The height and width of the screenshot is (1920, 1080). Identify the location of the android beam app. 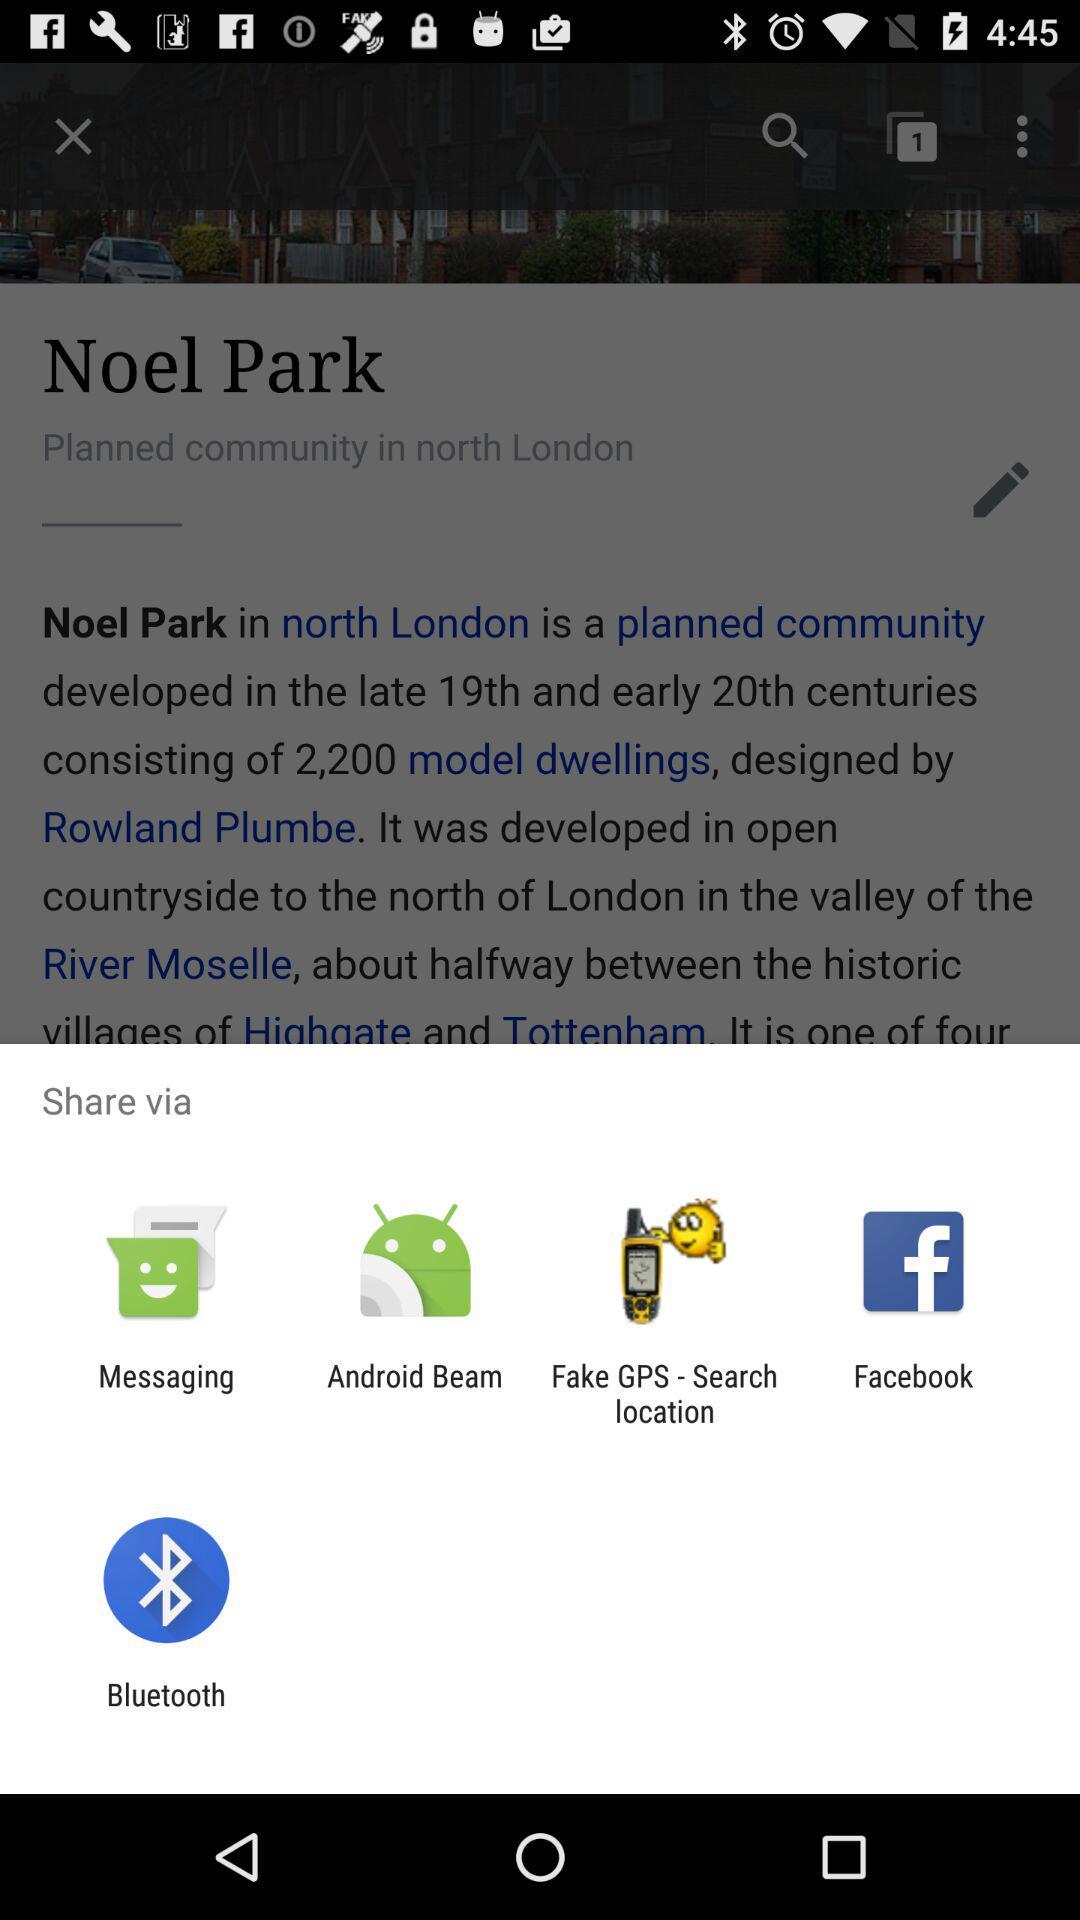
(414, 1392).